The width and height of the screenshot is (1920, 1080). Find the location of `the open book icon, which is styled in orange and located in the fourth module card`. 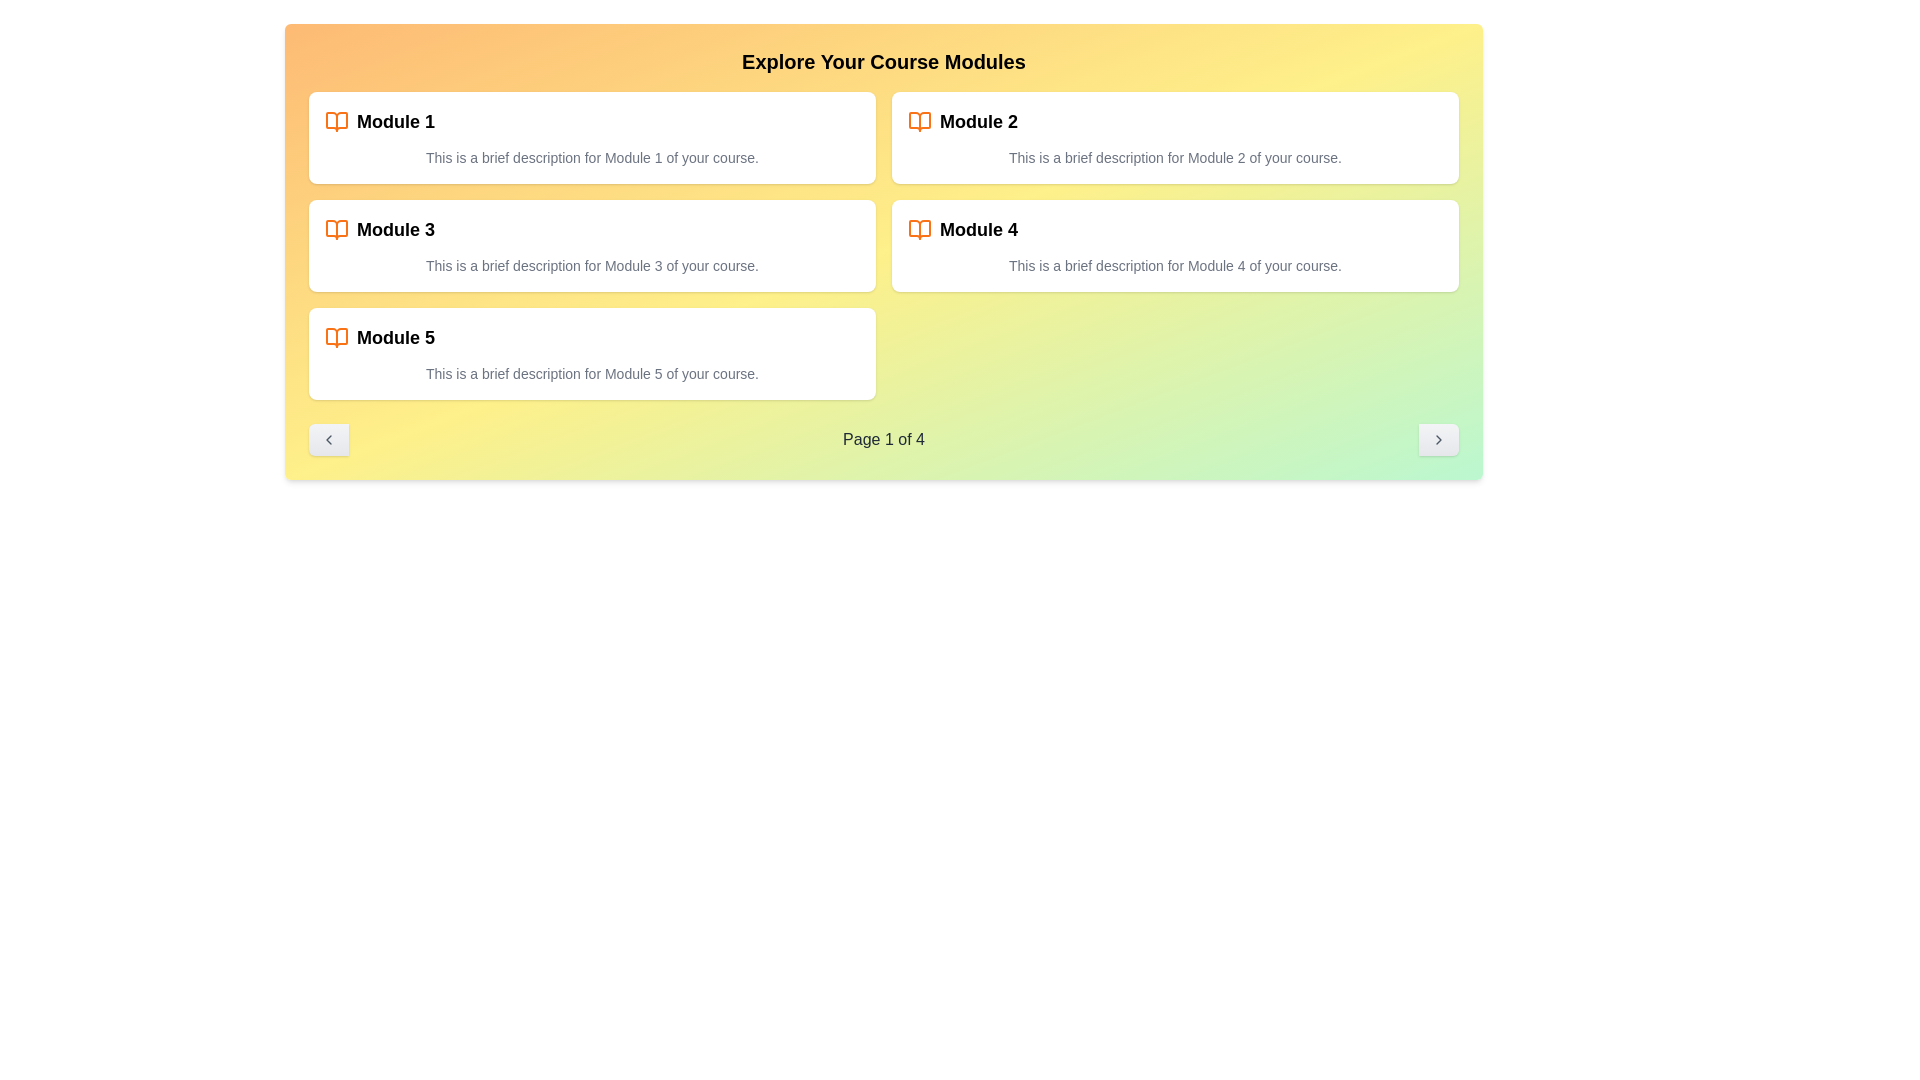

the open book icon, which is styled in orange and located in the fourth module card is located at coordinates (919, 229).